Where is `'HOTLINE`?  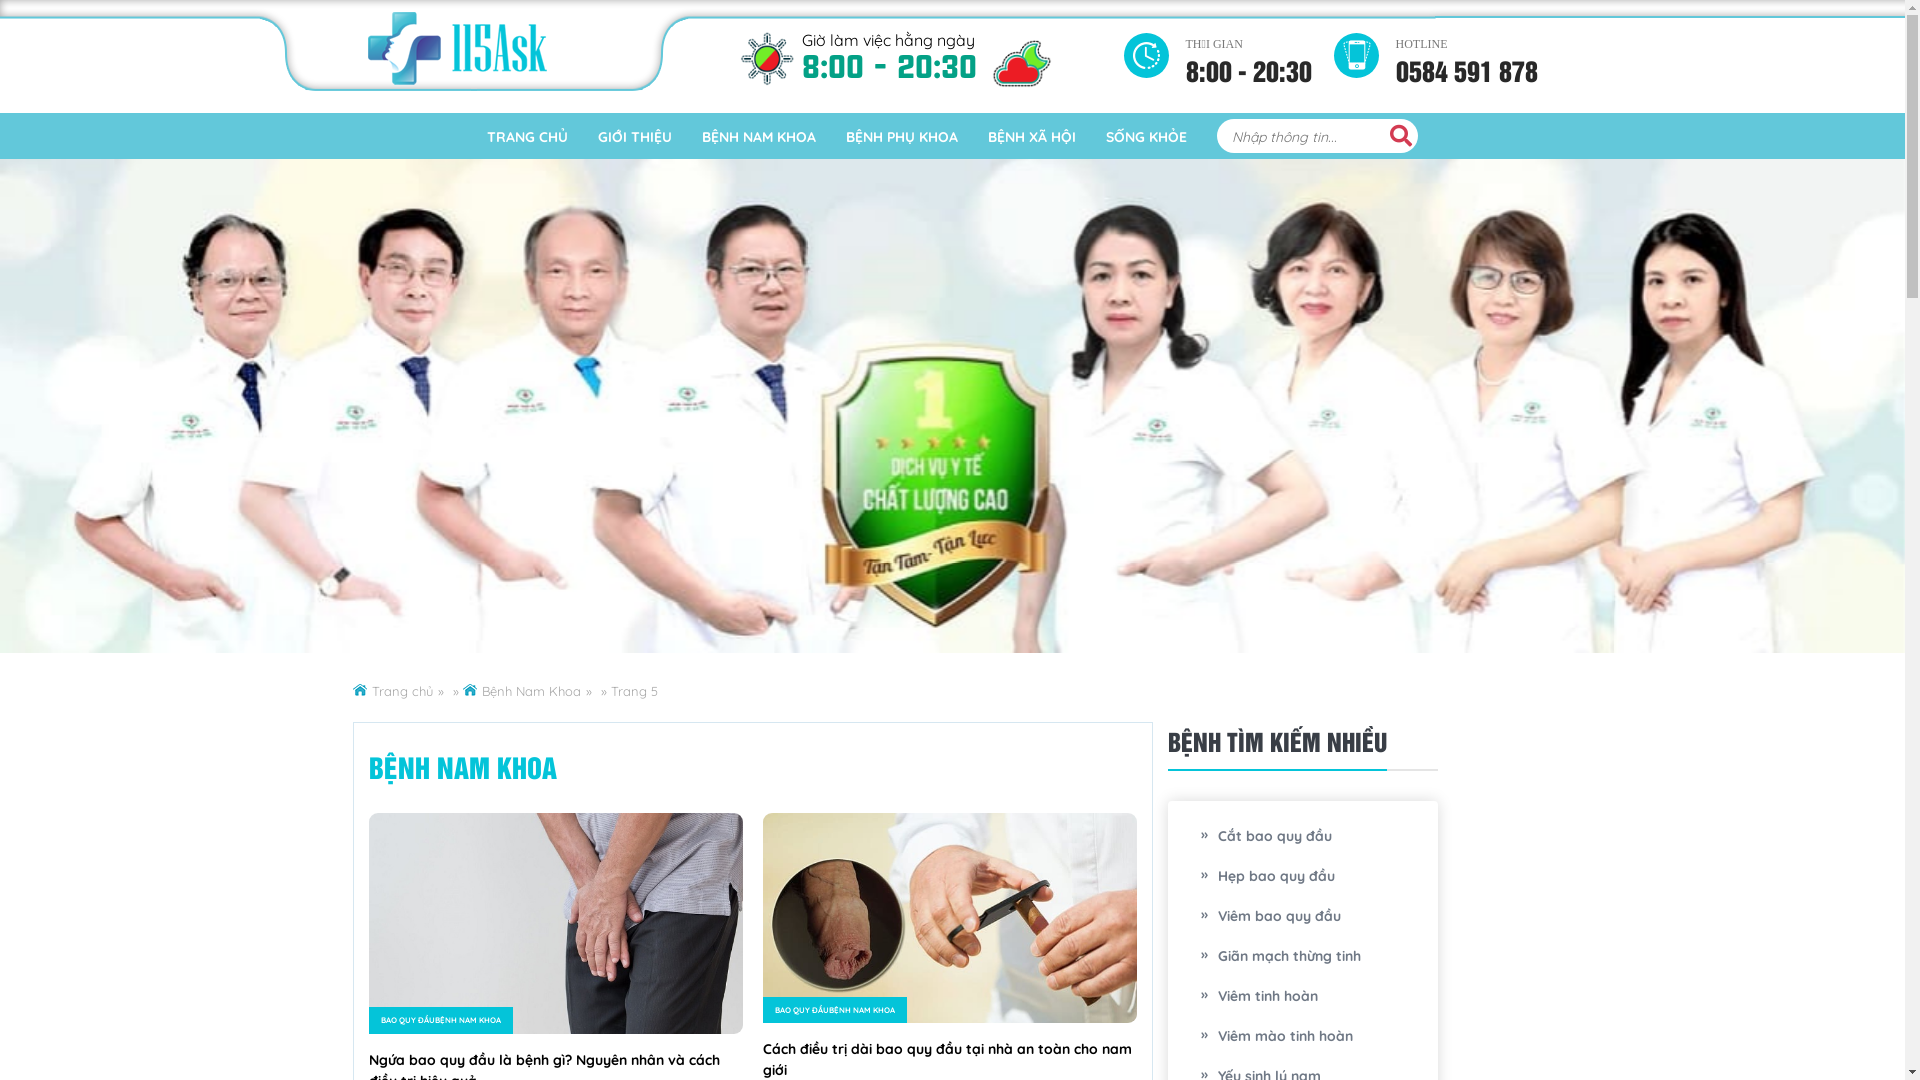
'HOTLINE is located at coordinates (1467, 52).